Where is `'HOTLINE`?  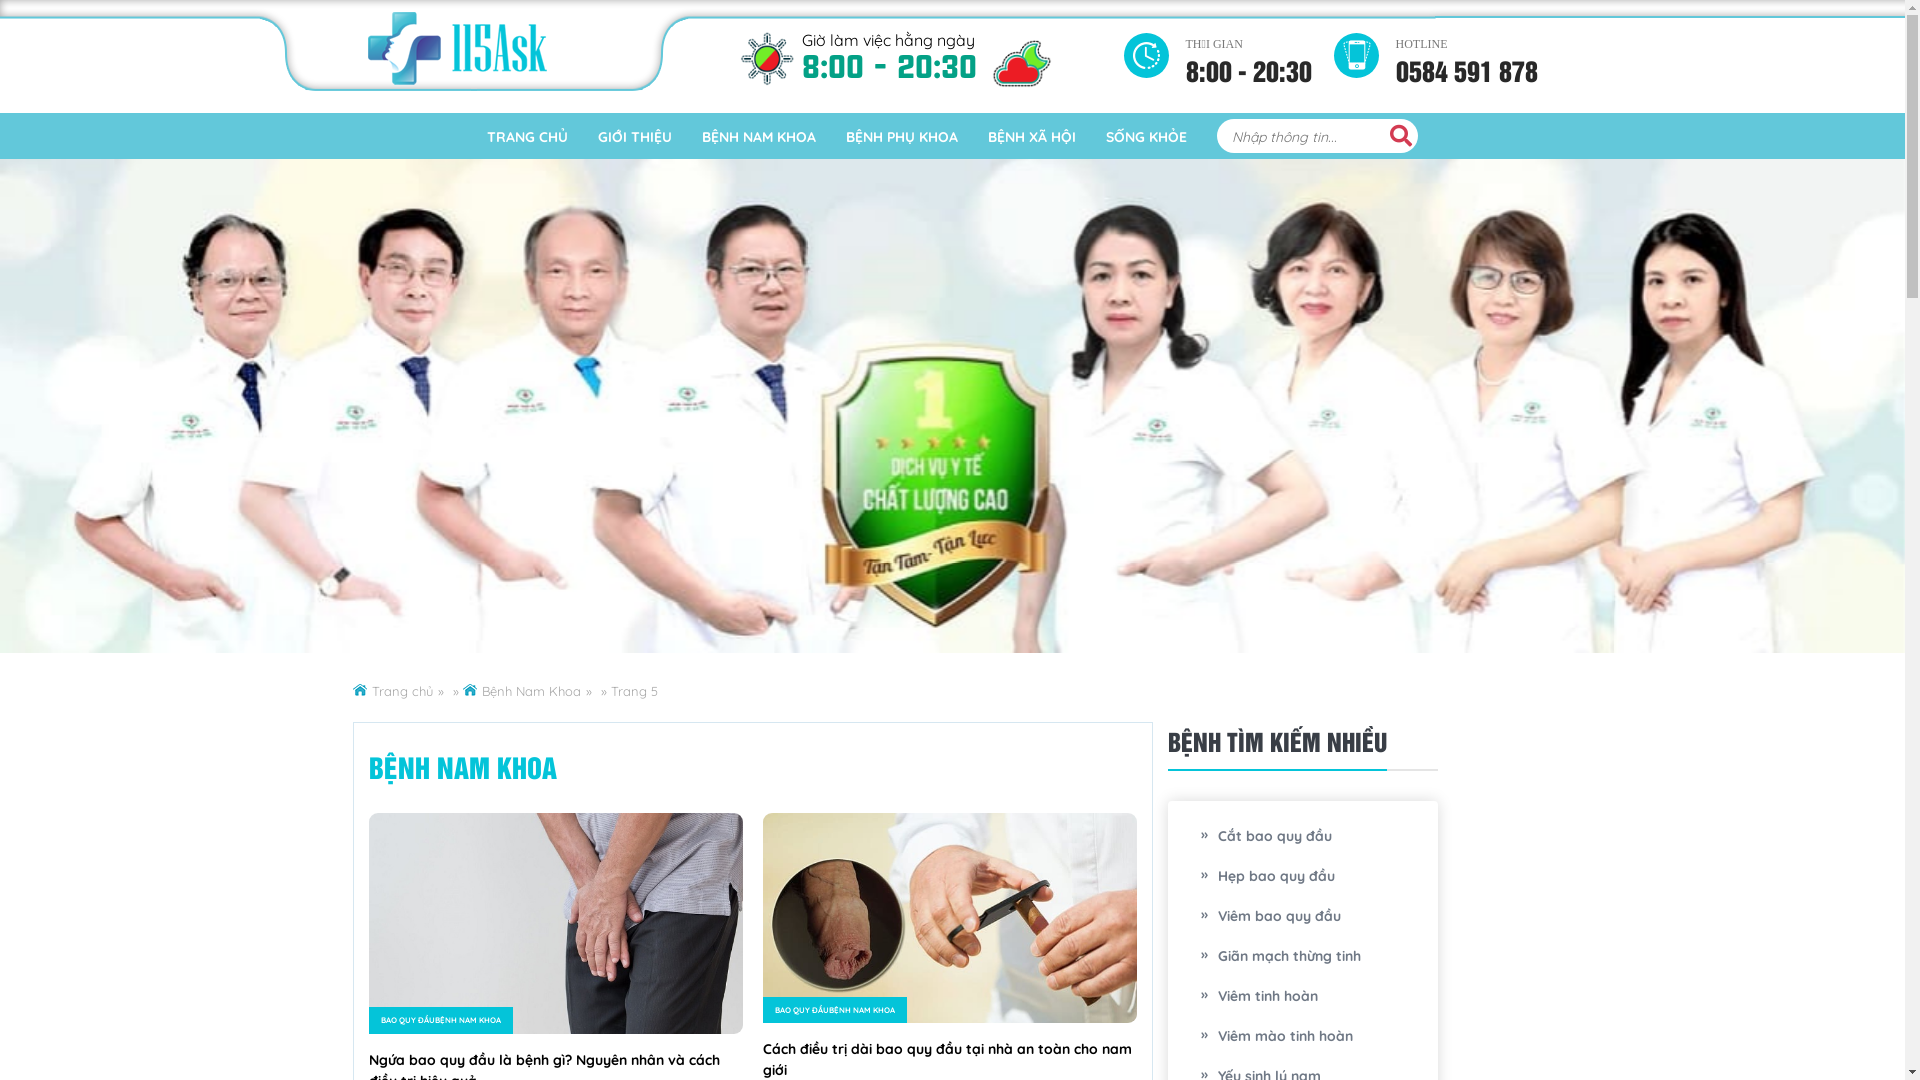
'HOTLINE is located at coordinates (1467, 52).